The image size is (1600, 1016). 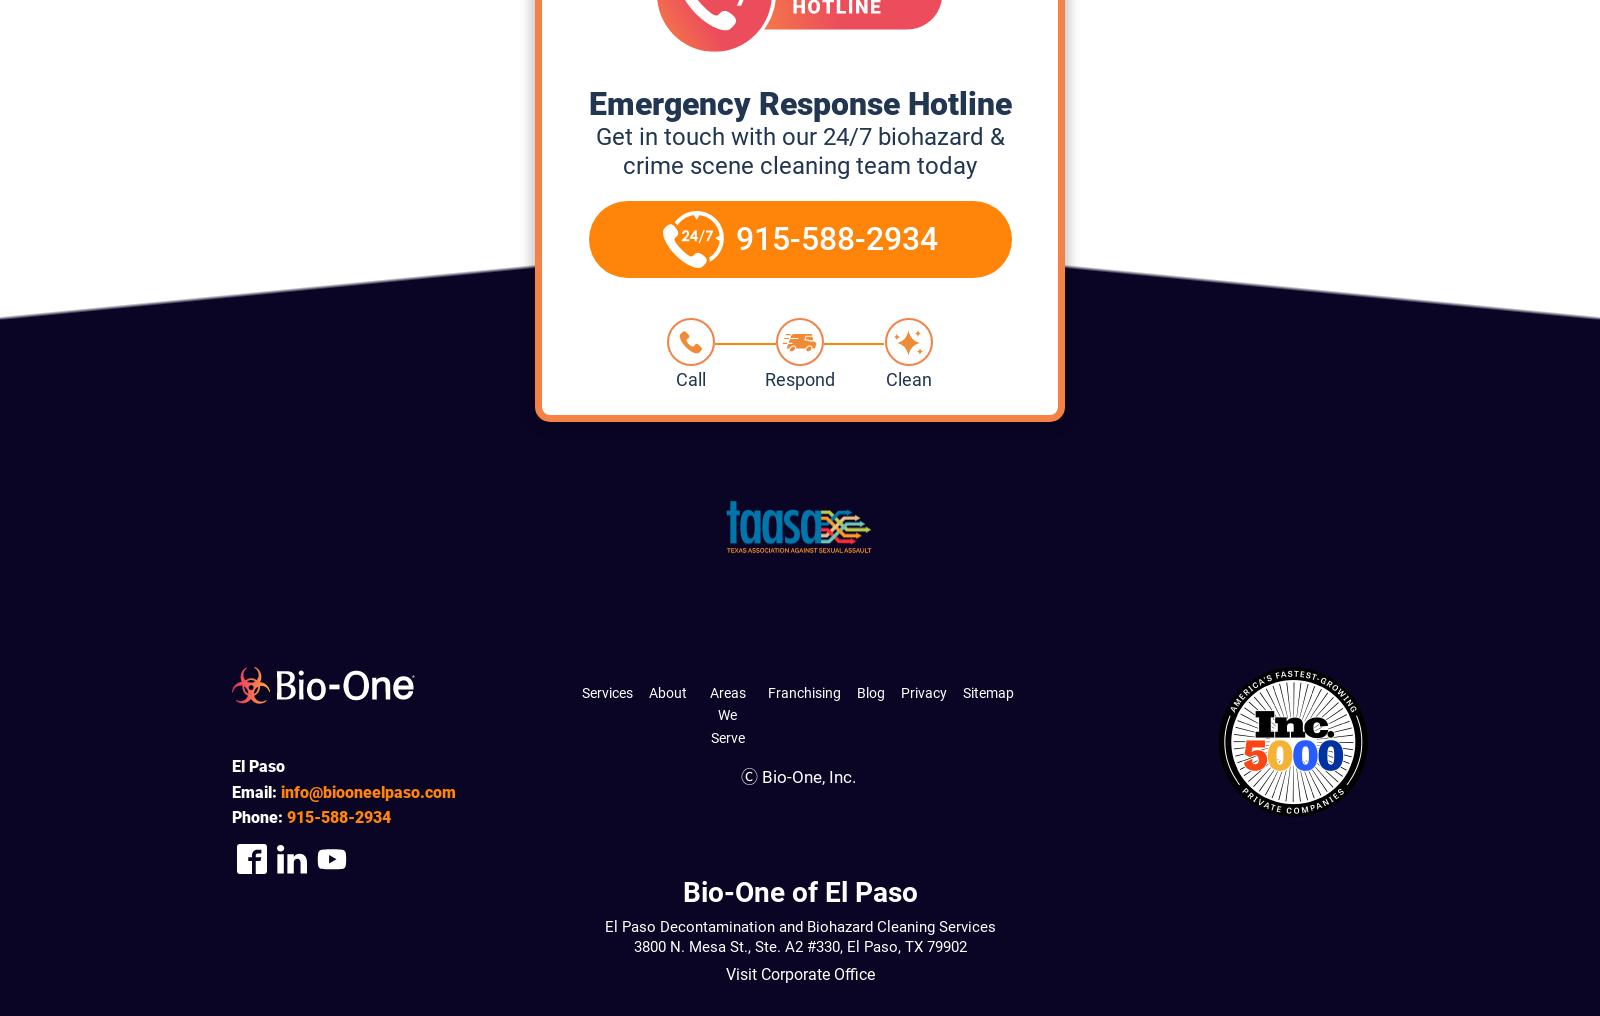 I want to click on 'Ⓒ Bio-One, Inc.', so click(x=797, y=776).